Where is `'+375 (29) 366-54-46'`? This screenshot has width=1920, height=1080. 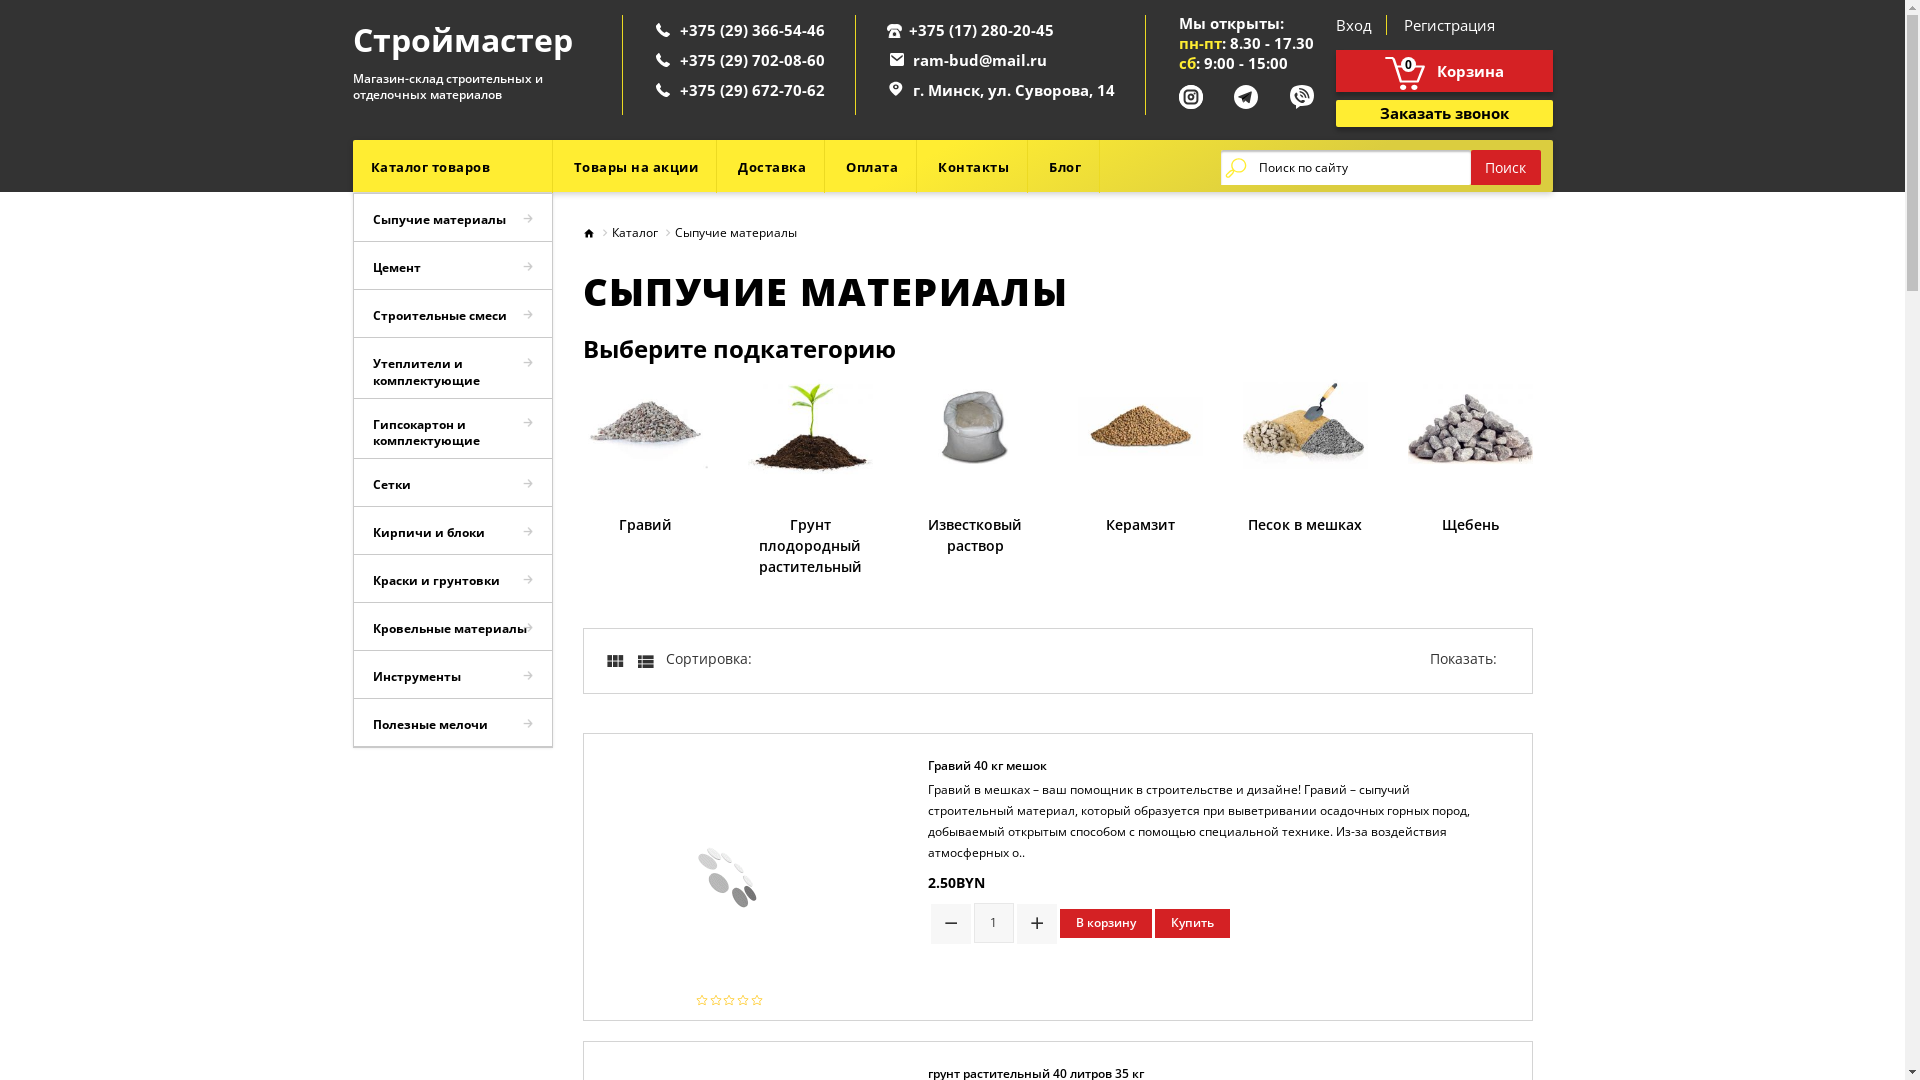 '+375 (29) 366-54-46' is located at coordinates (680, 30).